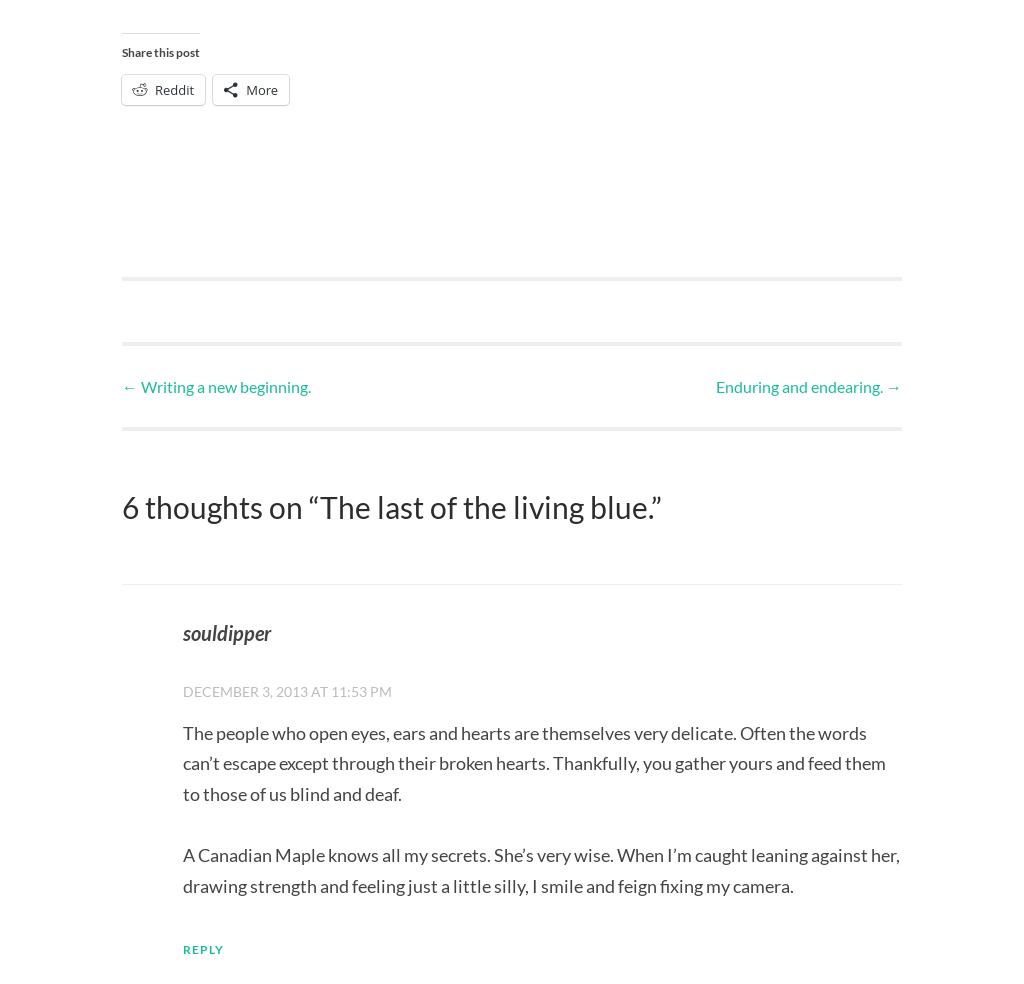  Describe the element at coordinates (159, 51) in the screenshot. I see `'Share this post'` at that location.